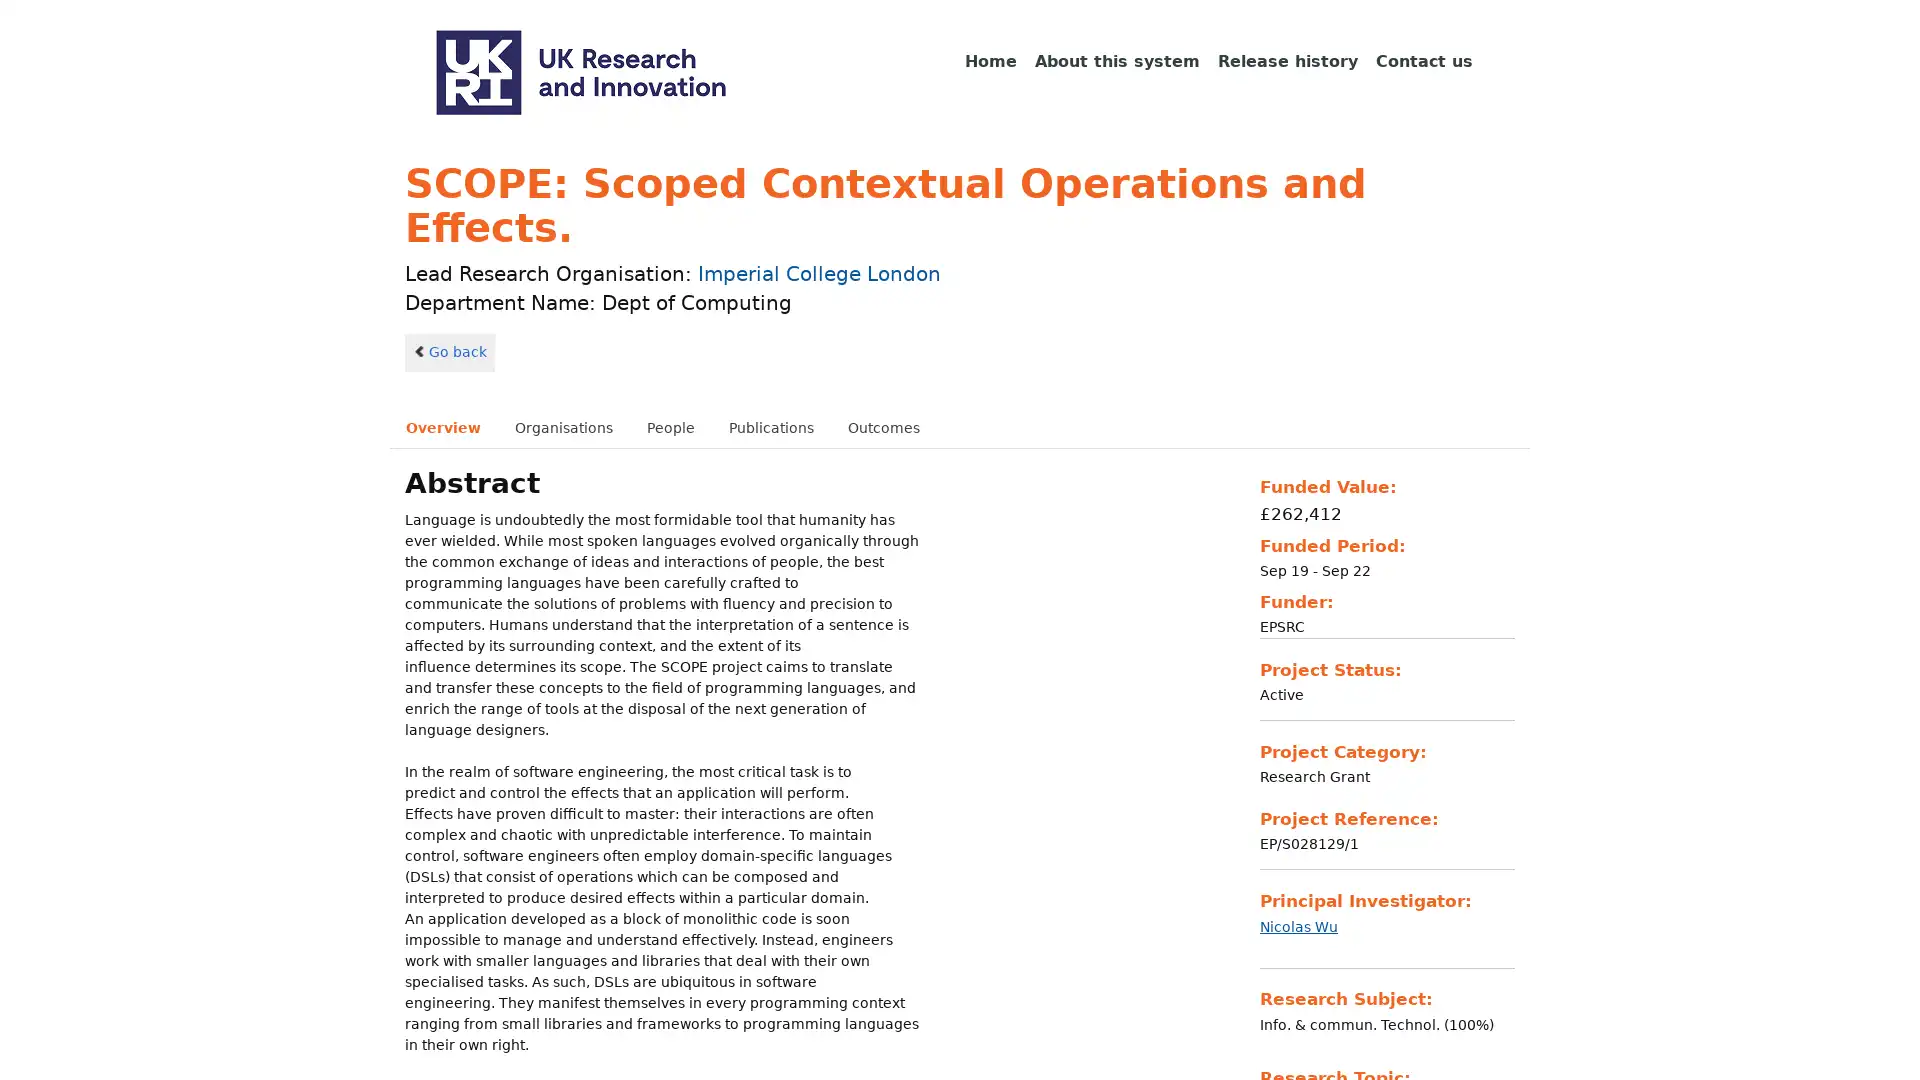  I want to click on Go back, so click(449, 350).